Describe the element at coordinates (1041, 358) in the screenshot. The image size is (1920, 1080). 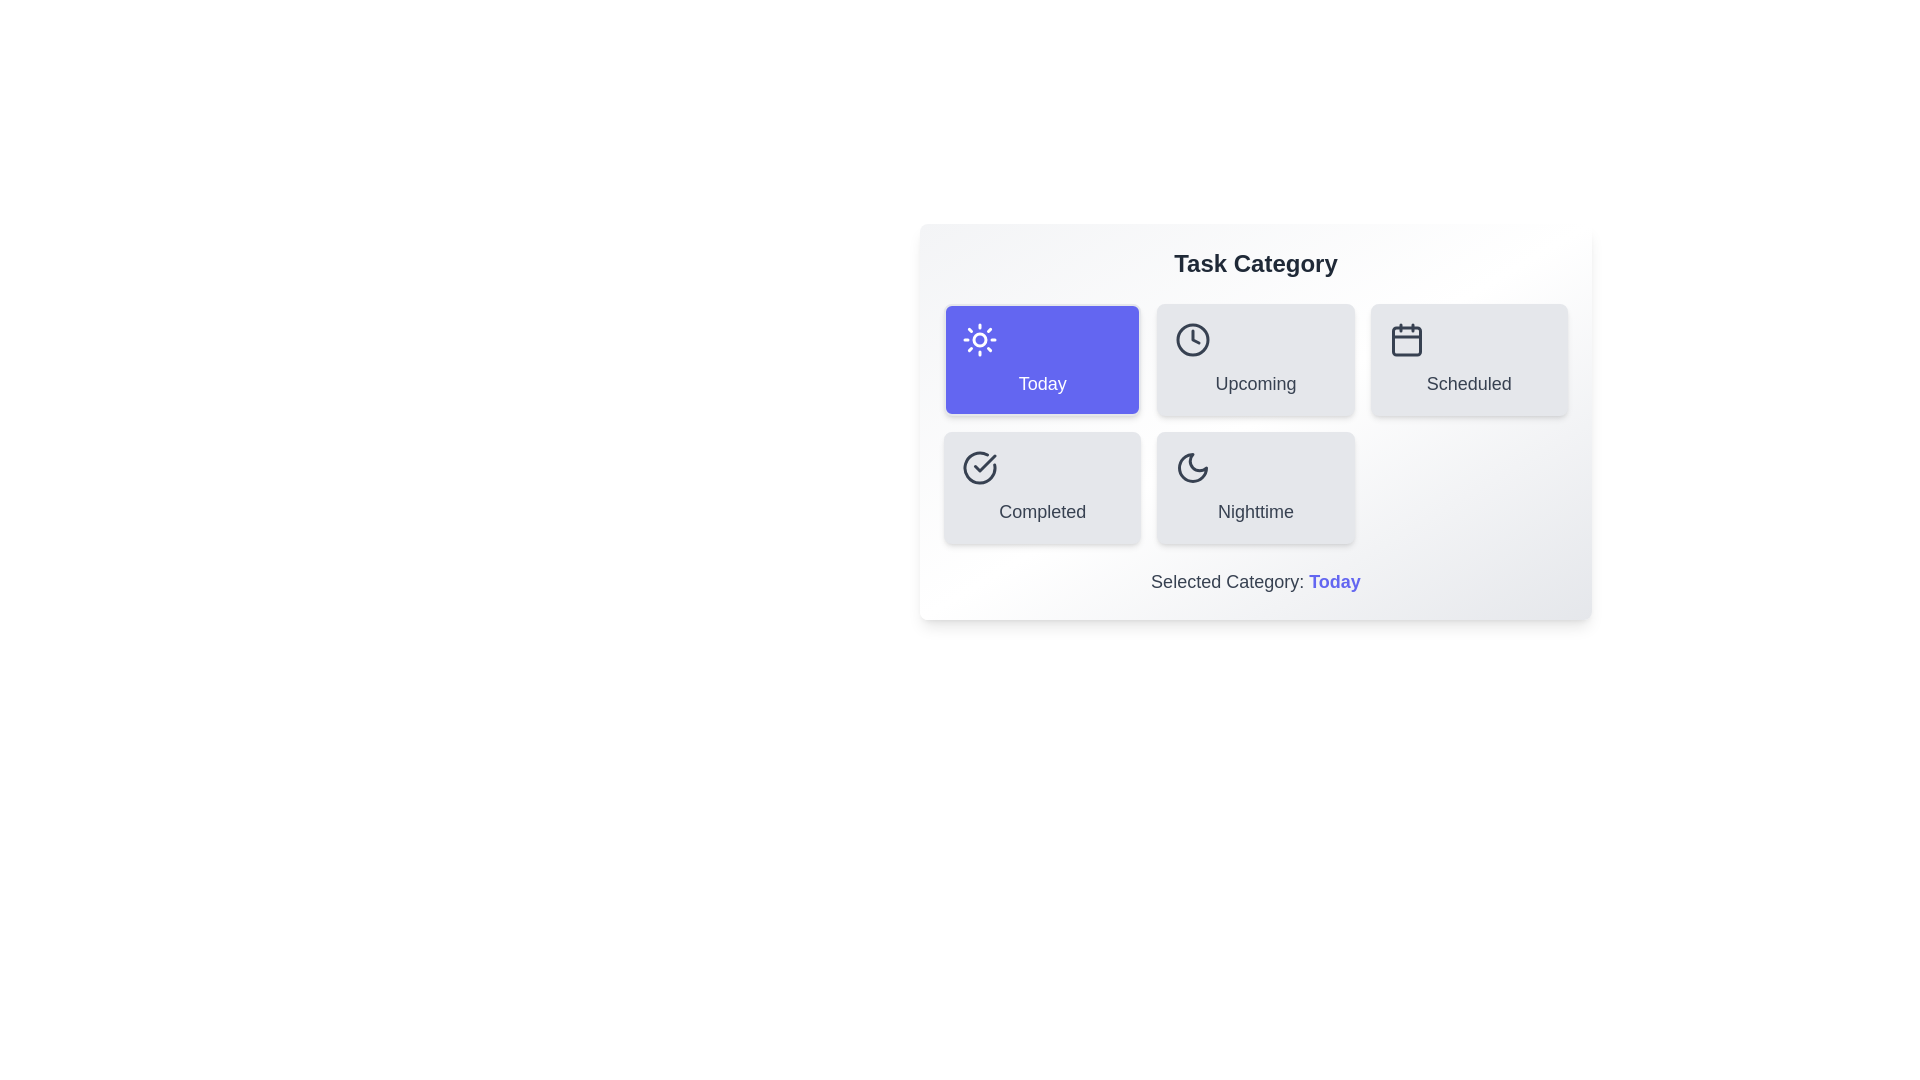
I see `the button corresponding to the category Today to select it` at that location.